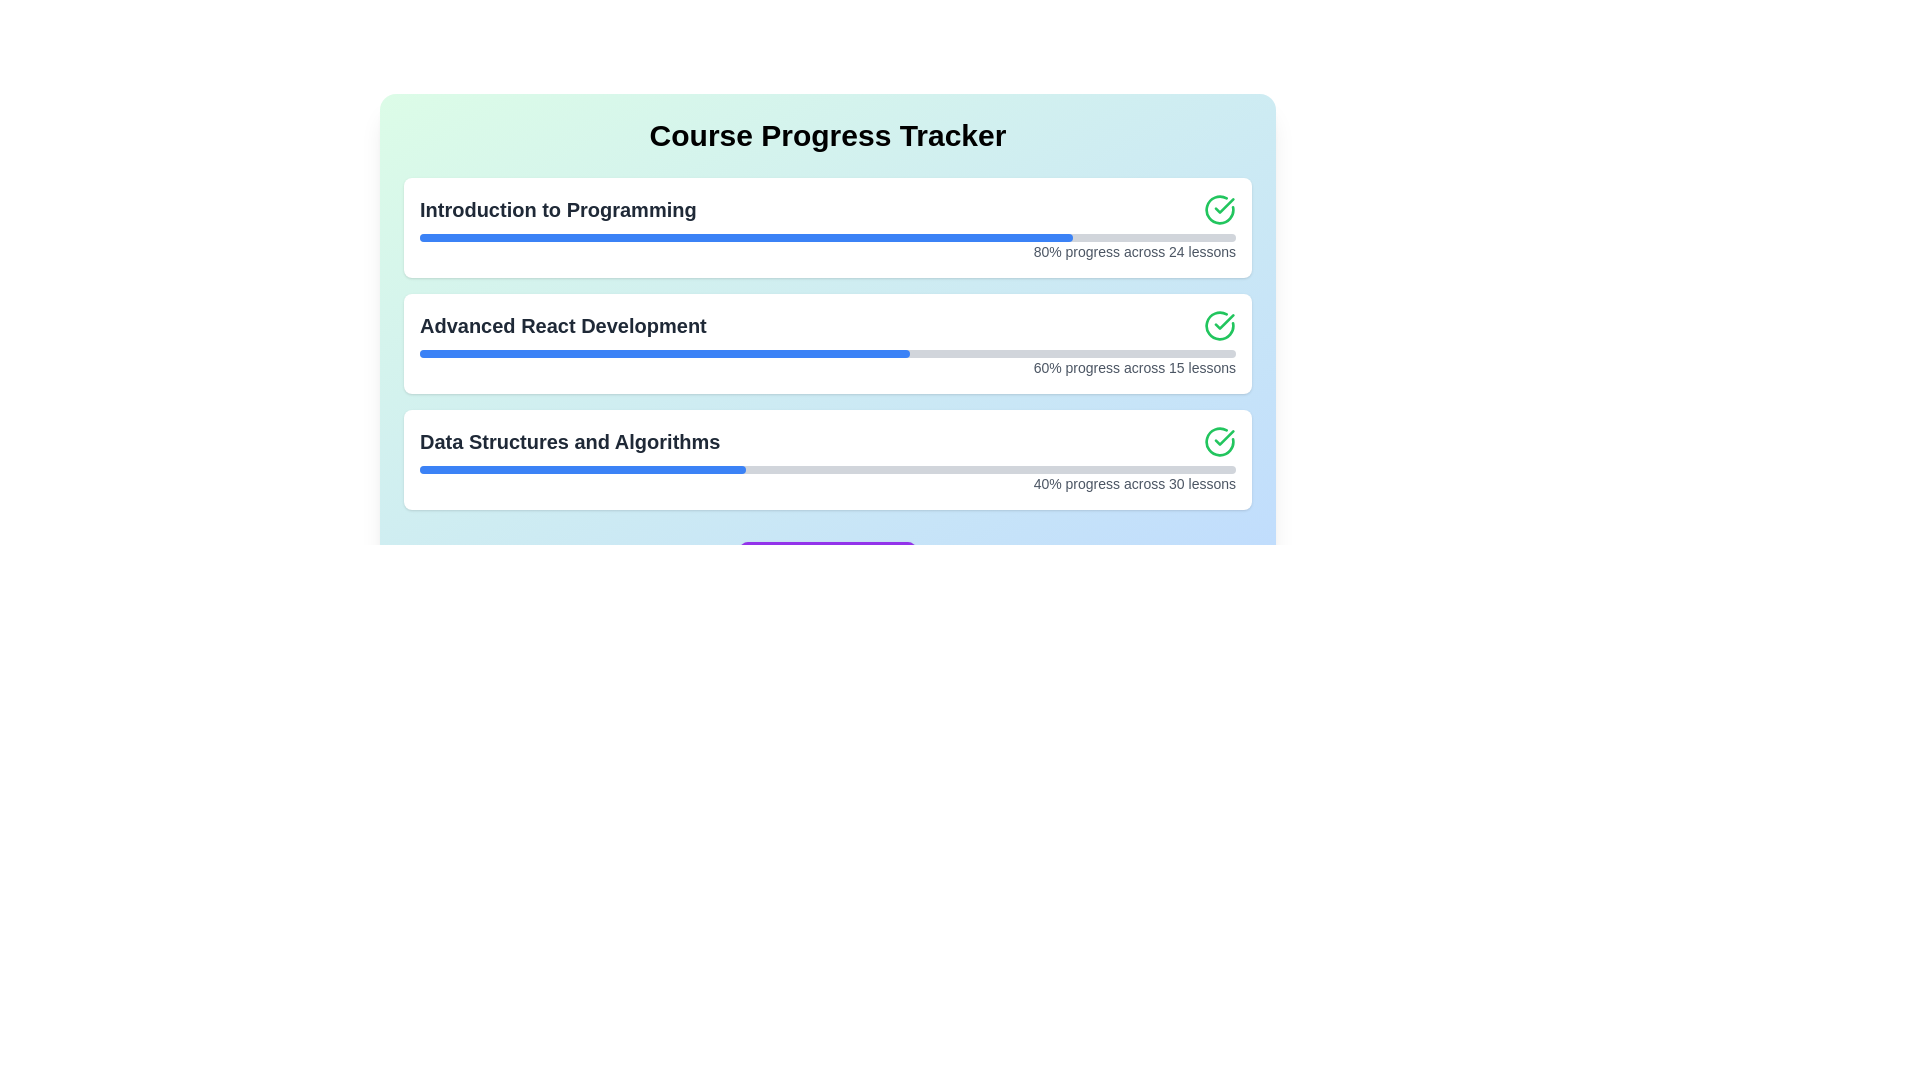 The image size is (1920, 1080). What do you see at coordinates (1218, 209) in the screenshot?
I see `the completion icon (circle check) located at the far-right end of the row for the 'Introduction to Programming' course, indicating that the course is completed` at bounding box center [1218, 209].